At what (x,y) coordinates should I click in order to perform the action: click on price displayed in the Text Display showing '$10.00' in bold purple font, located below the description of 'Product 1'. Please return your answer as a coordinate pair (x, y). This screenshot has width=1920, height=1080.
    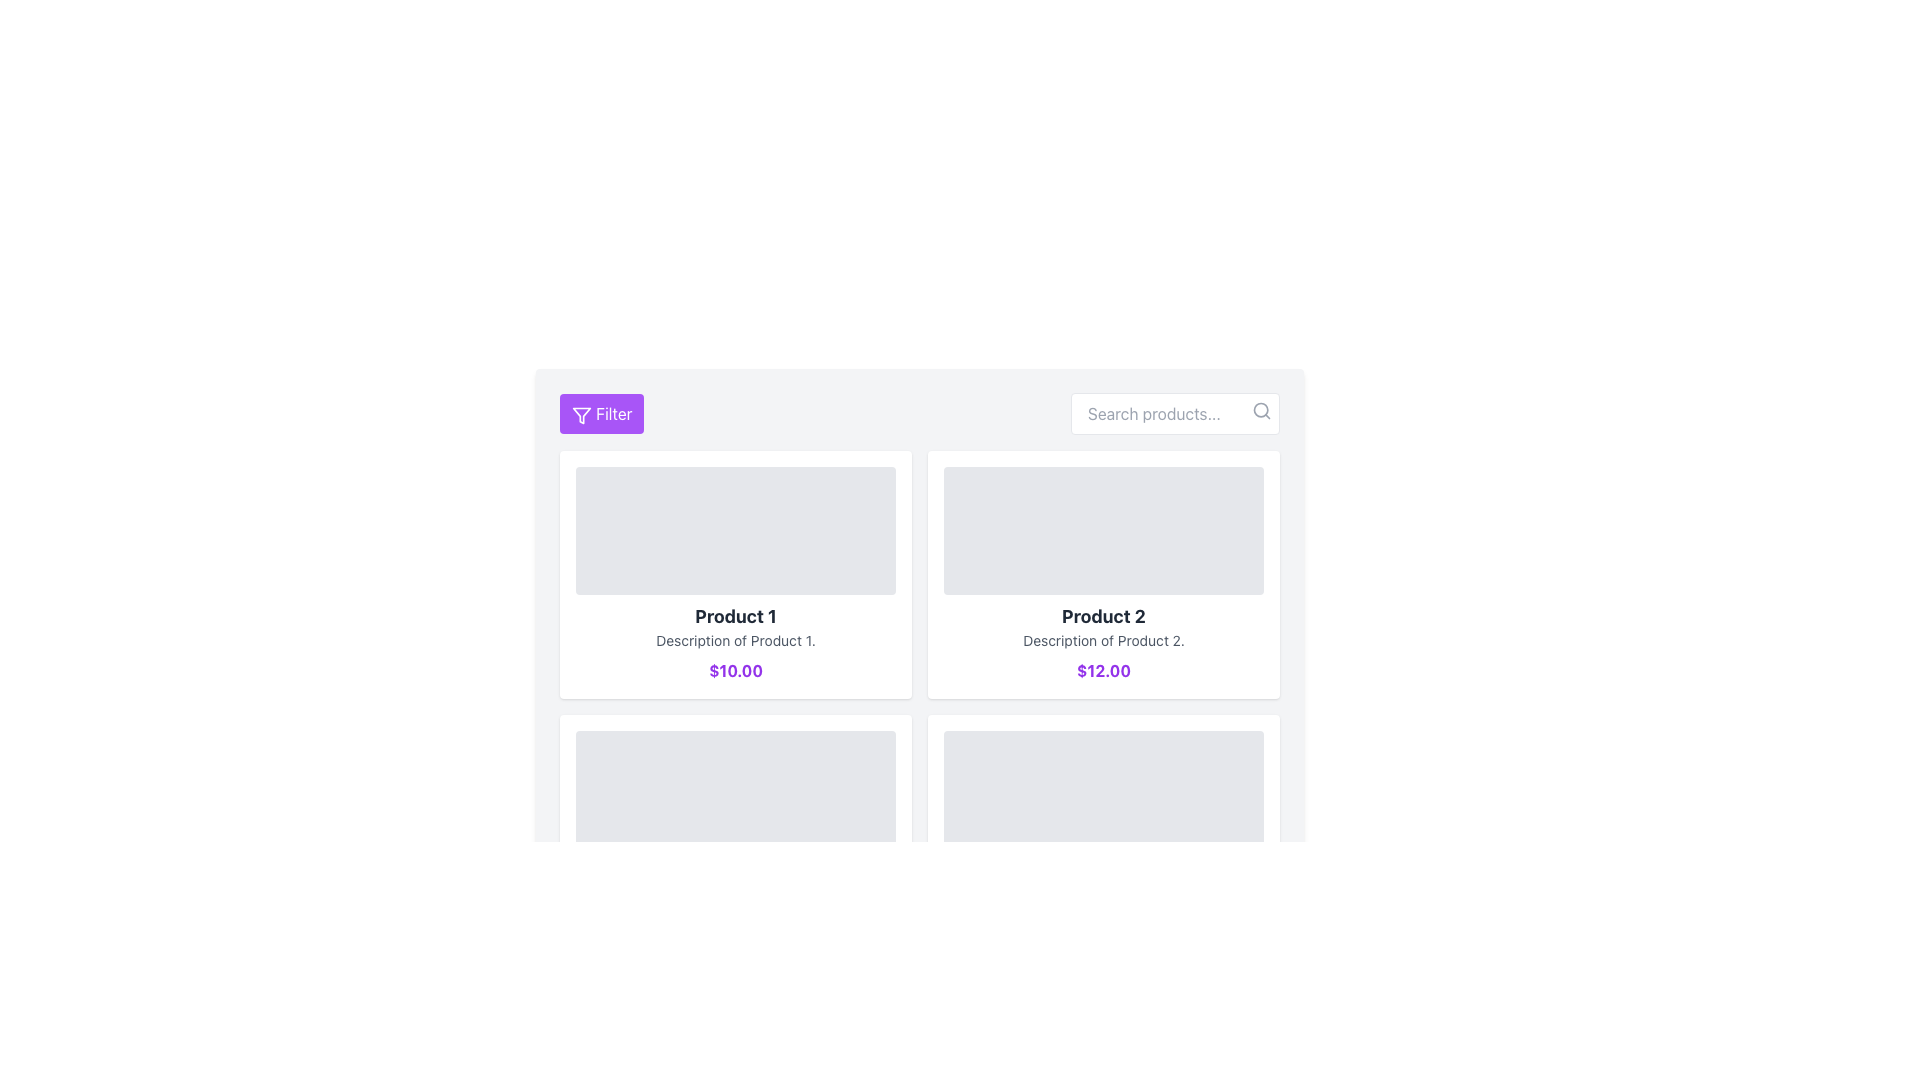
    Looking at the image, I should click on (734, 671).